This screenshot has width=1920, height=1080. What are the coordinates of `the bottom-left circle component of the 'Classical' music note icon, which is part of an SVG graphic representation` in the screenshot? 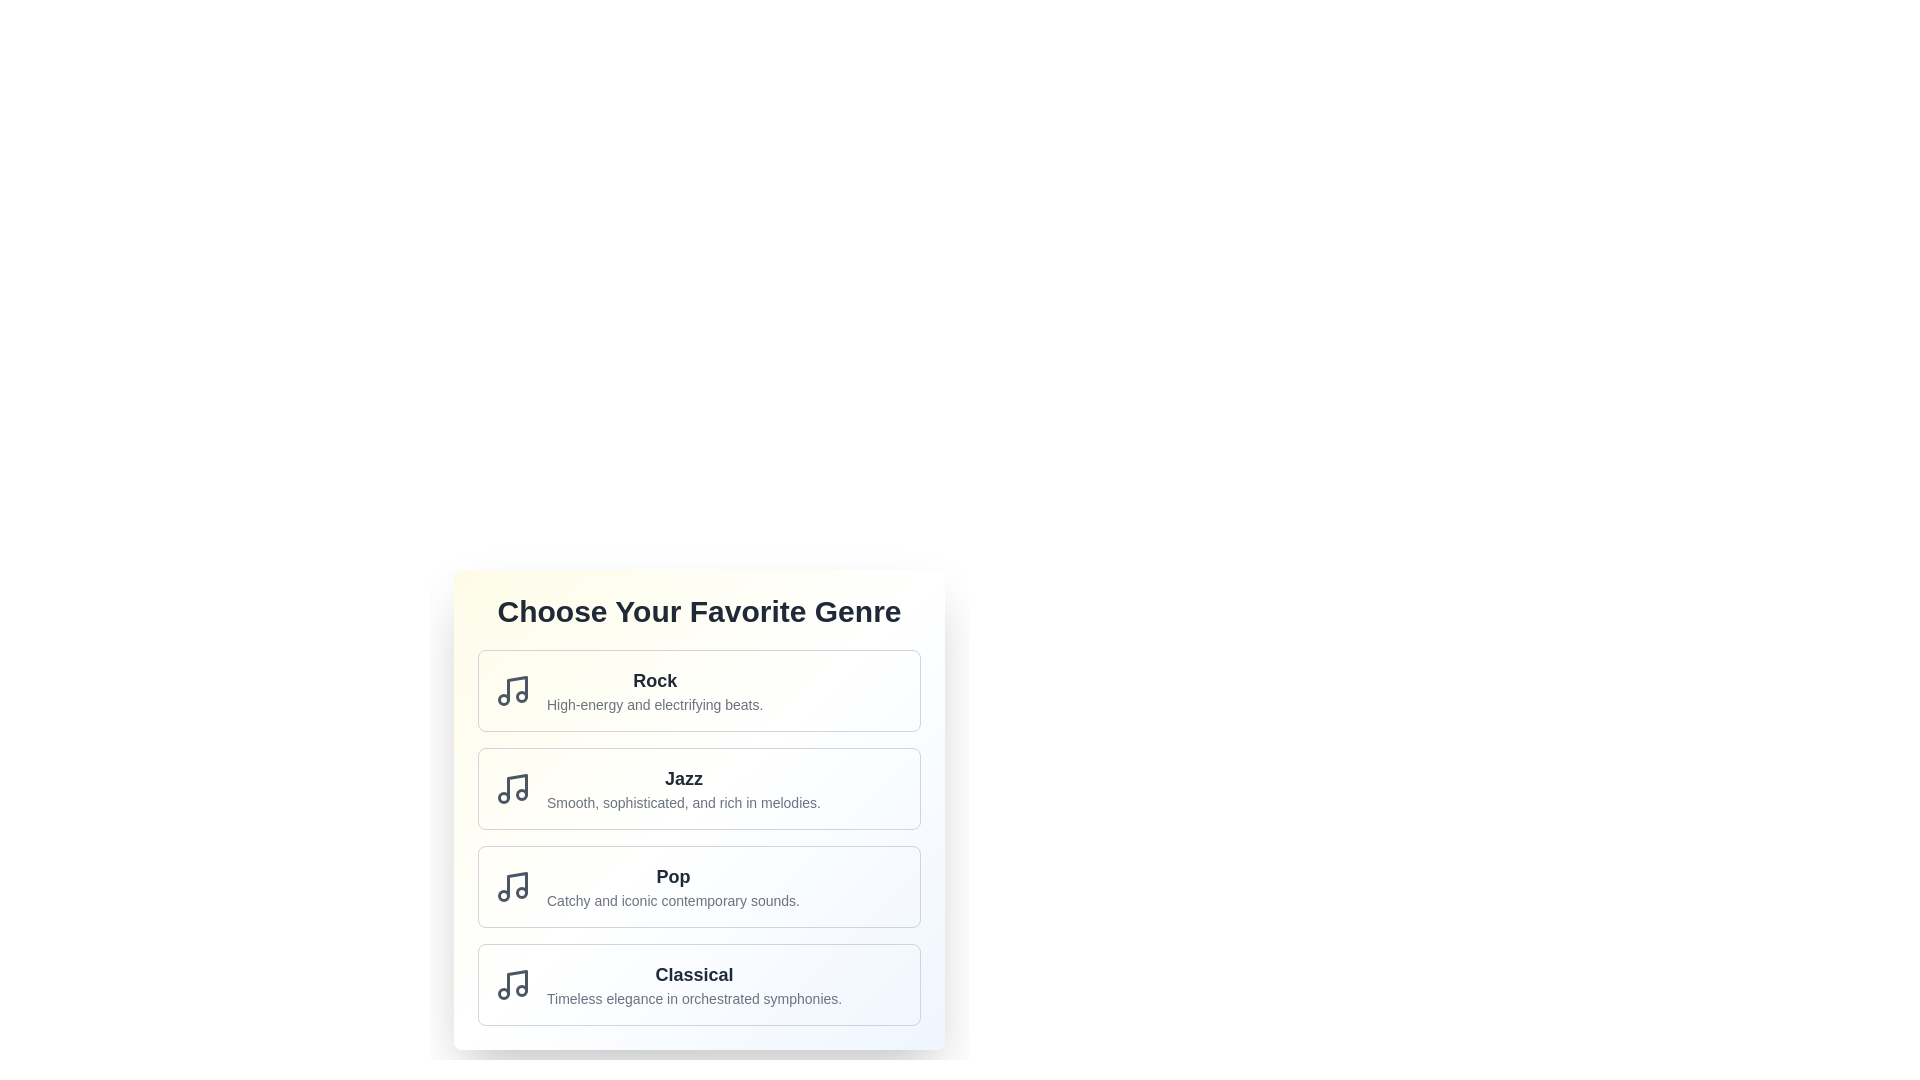 It's located at (504, 994).